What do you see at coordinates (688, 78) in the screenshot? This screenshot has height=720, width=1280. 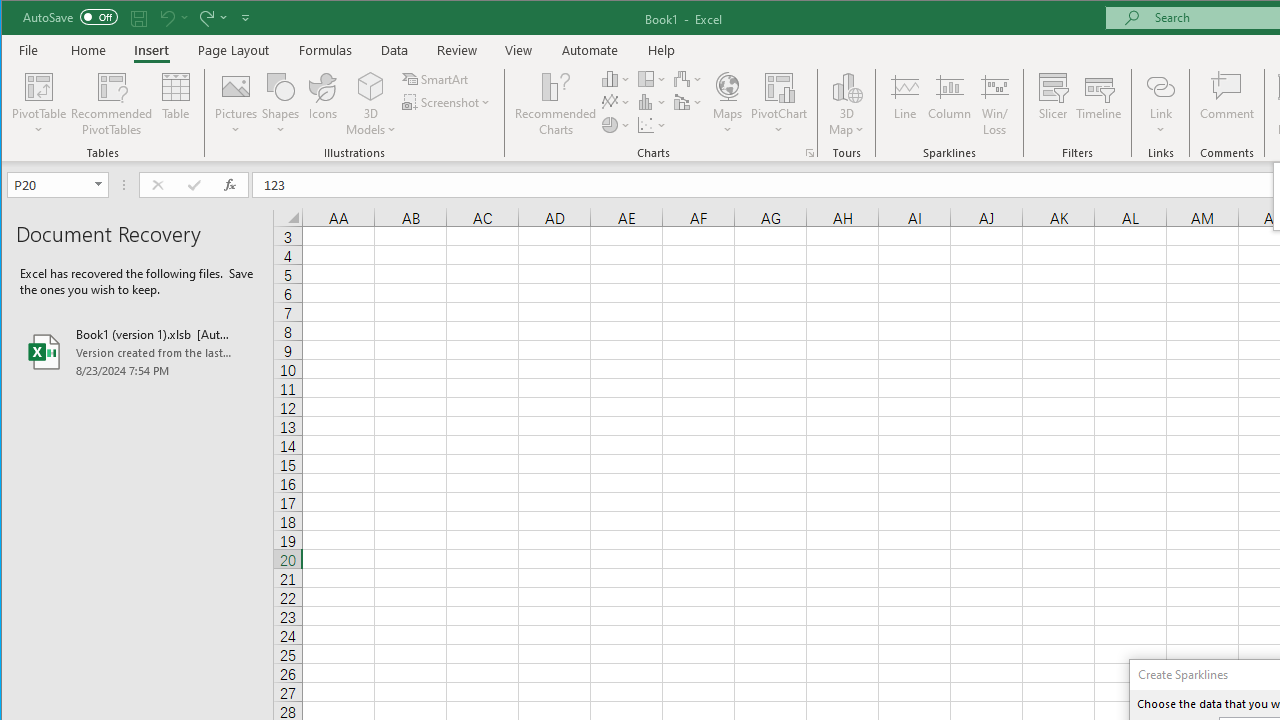 I see `'Insert Waterfall, Funnel, Stock, Surface, or Radar Chart'` at bounding box center [688, 78].